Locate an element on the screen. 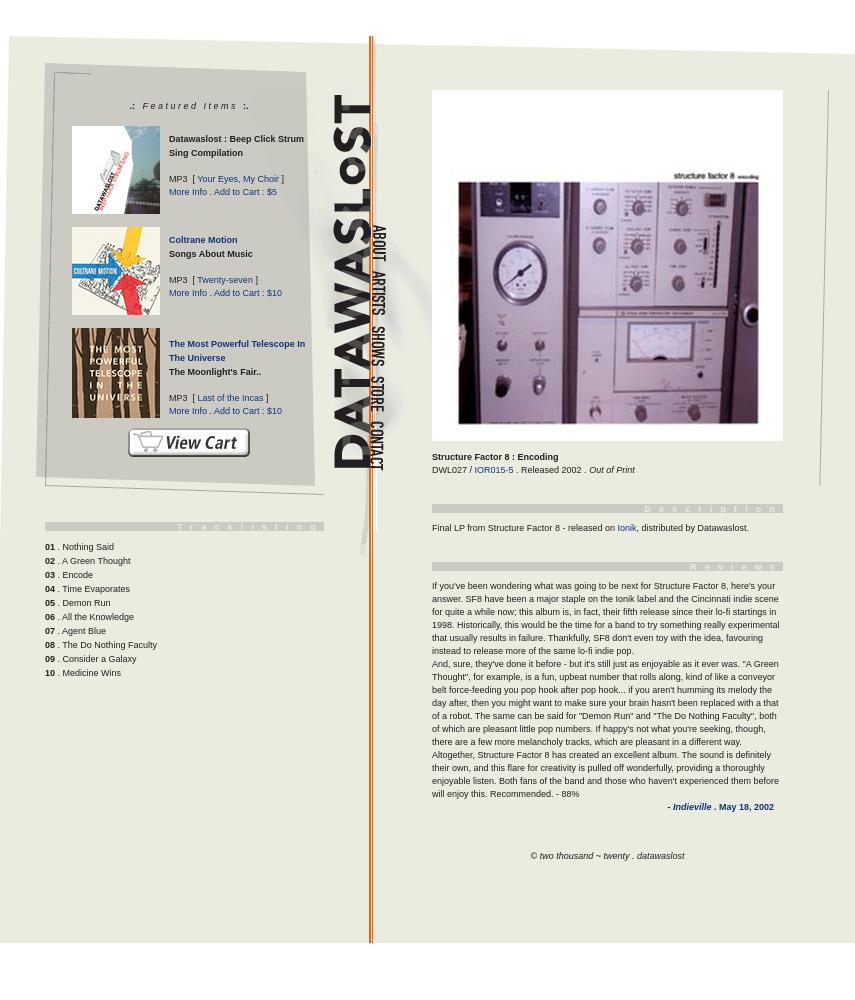  '05' is located at coordinates (49, 602).